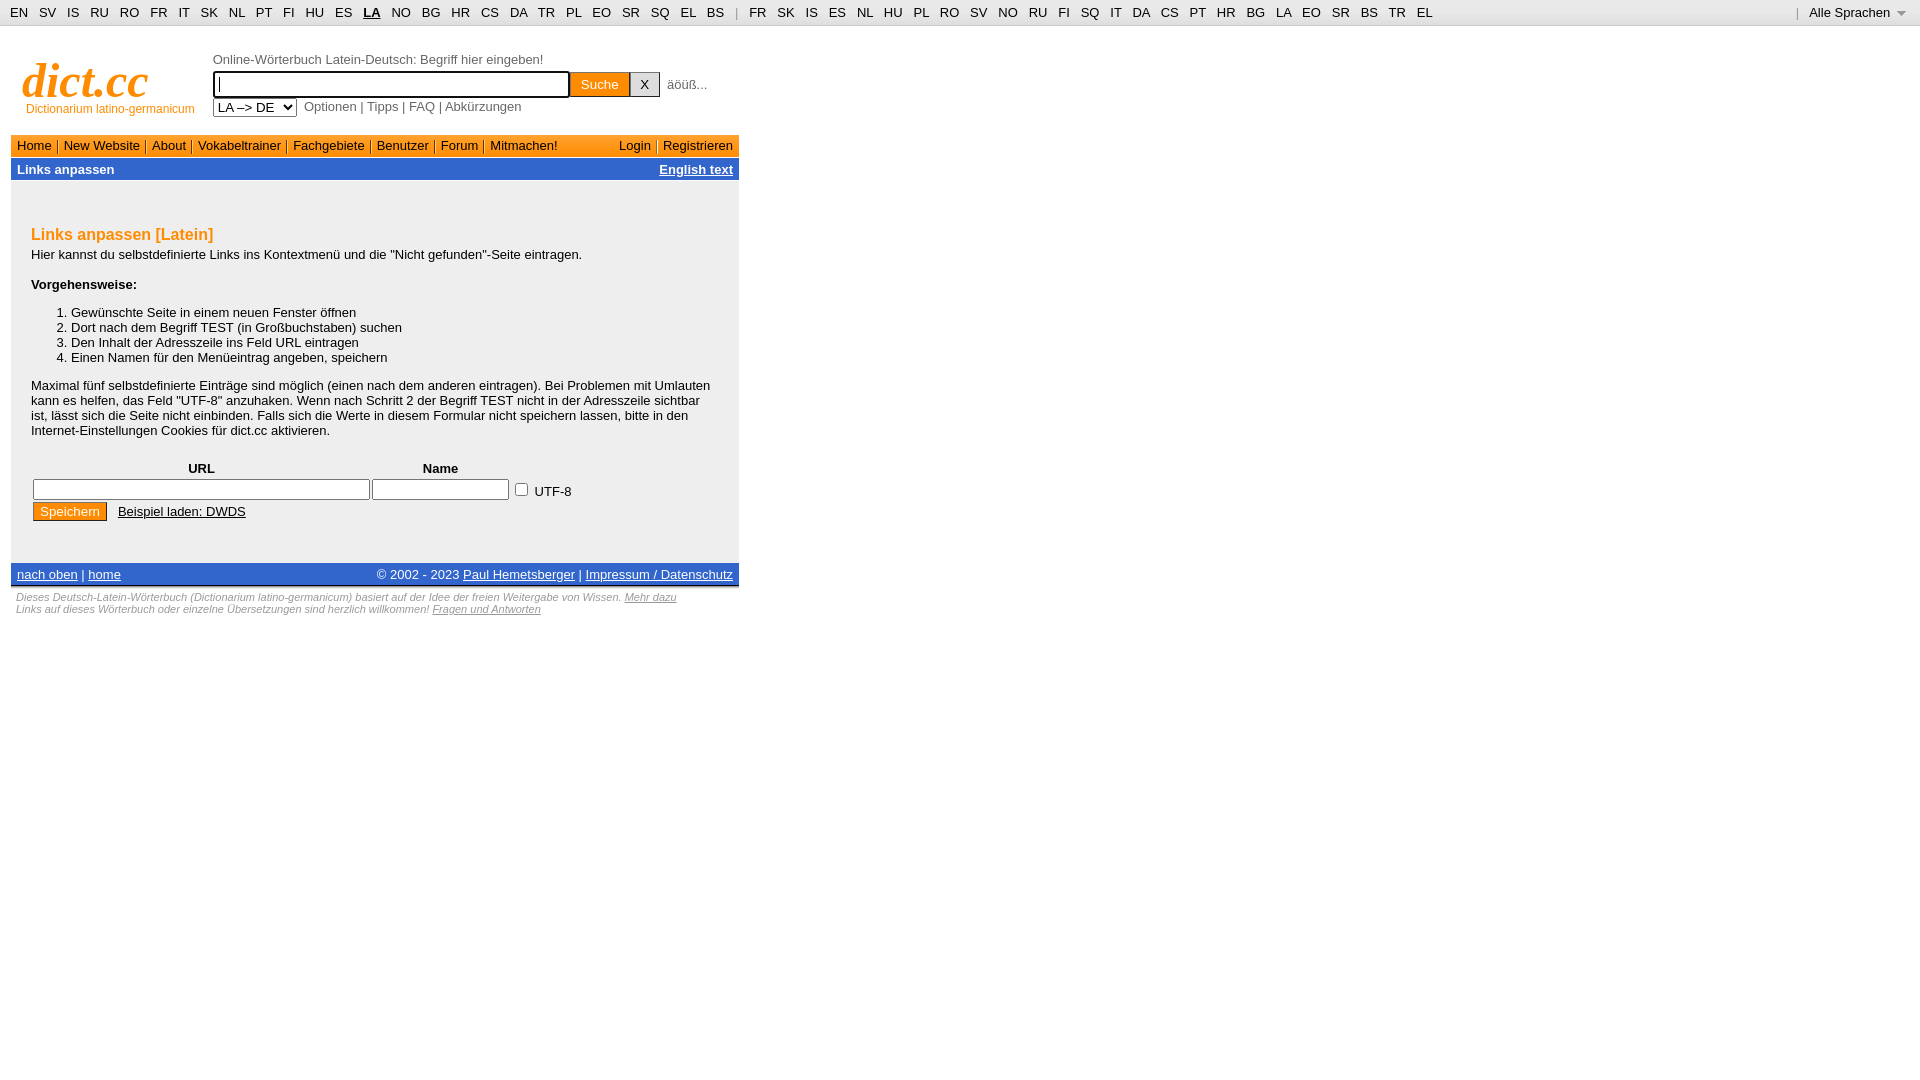 This screenshot has width=1920, height=1080. Describe the element at coordinates (1108, 12) in the screenshot. I see `'IT'` at that location.